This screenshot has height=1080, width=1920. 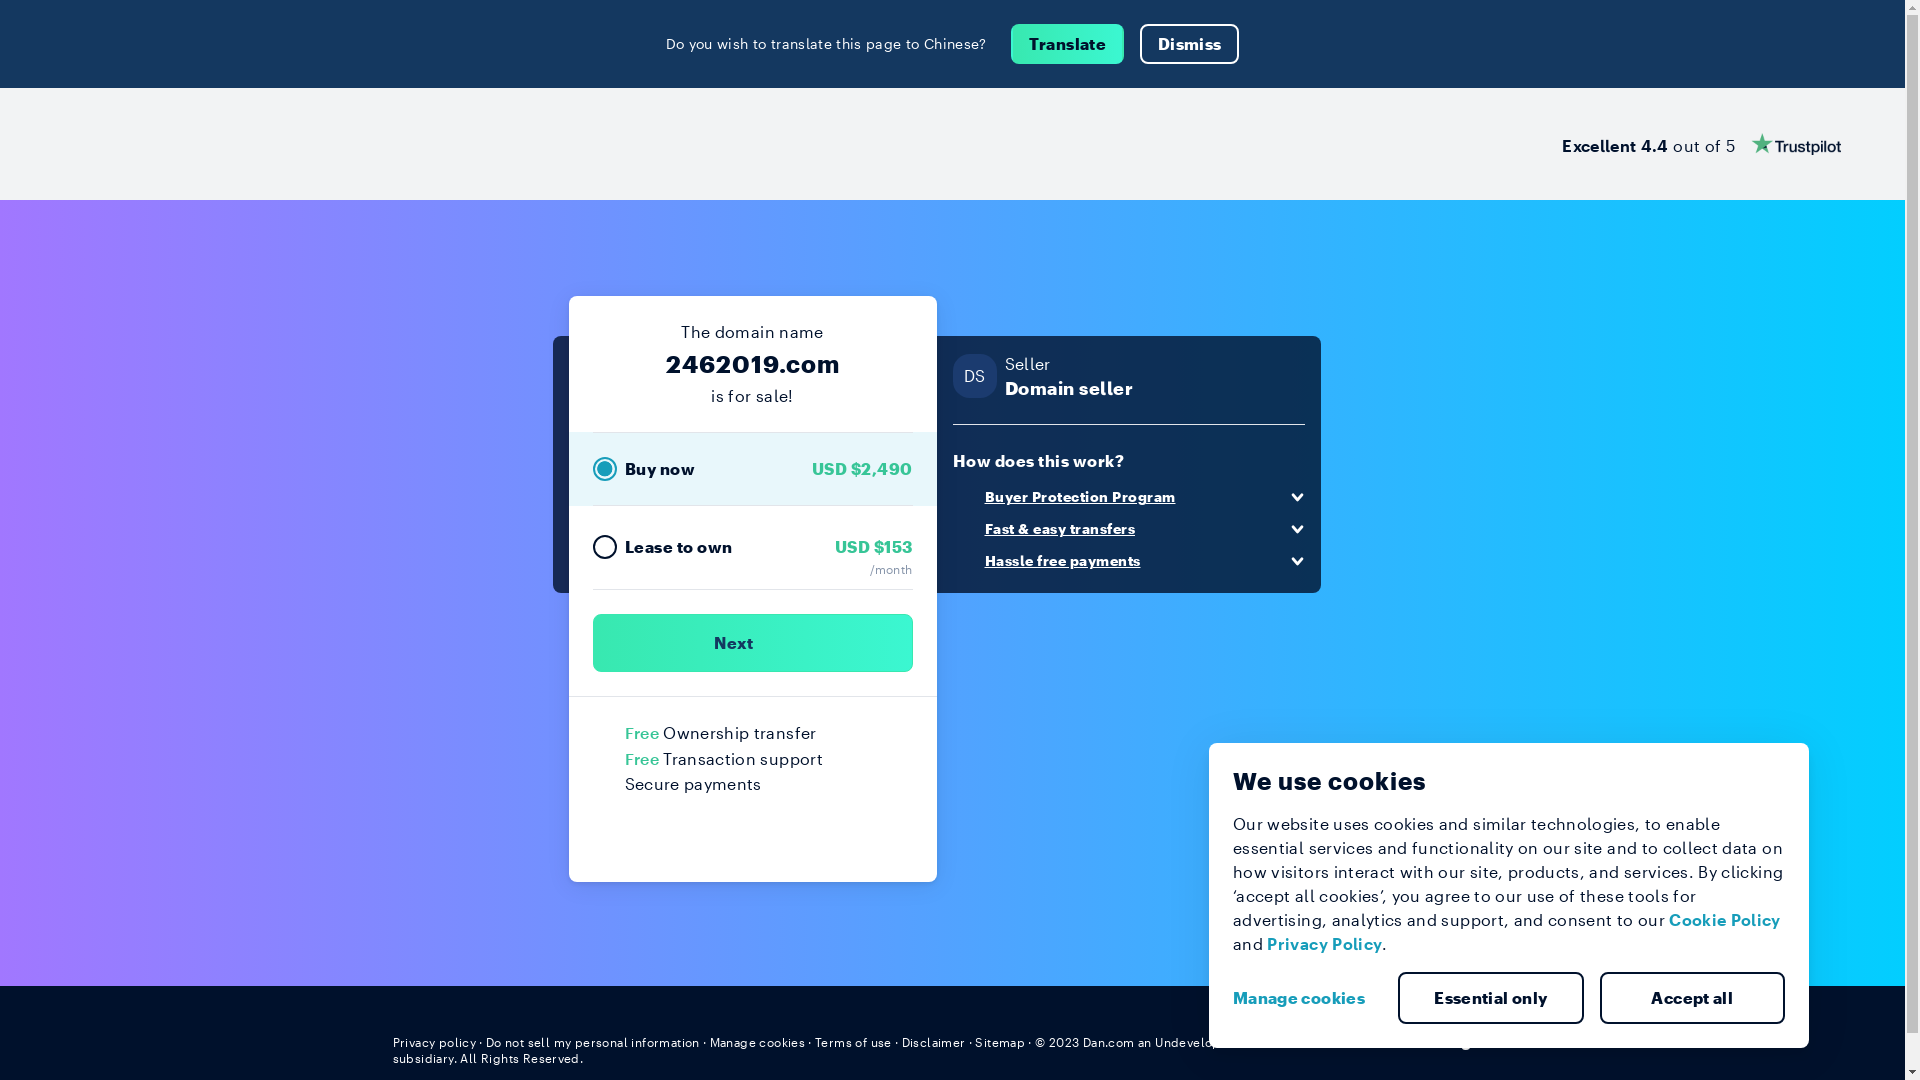 What do you see at coordinates (1066, 43) in the screenshot?
I see `'Translate'` at bounding box center [1066, 43].